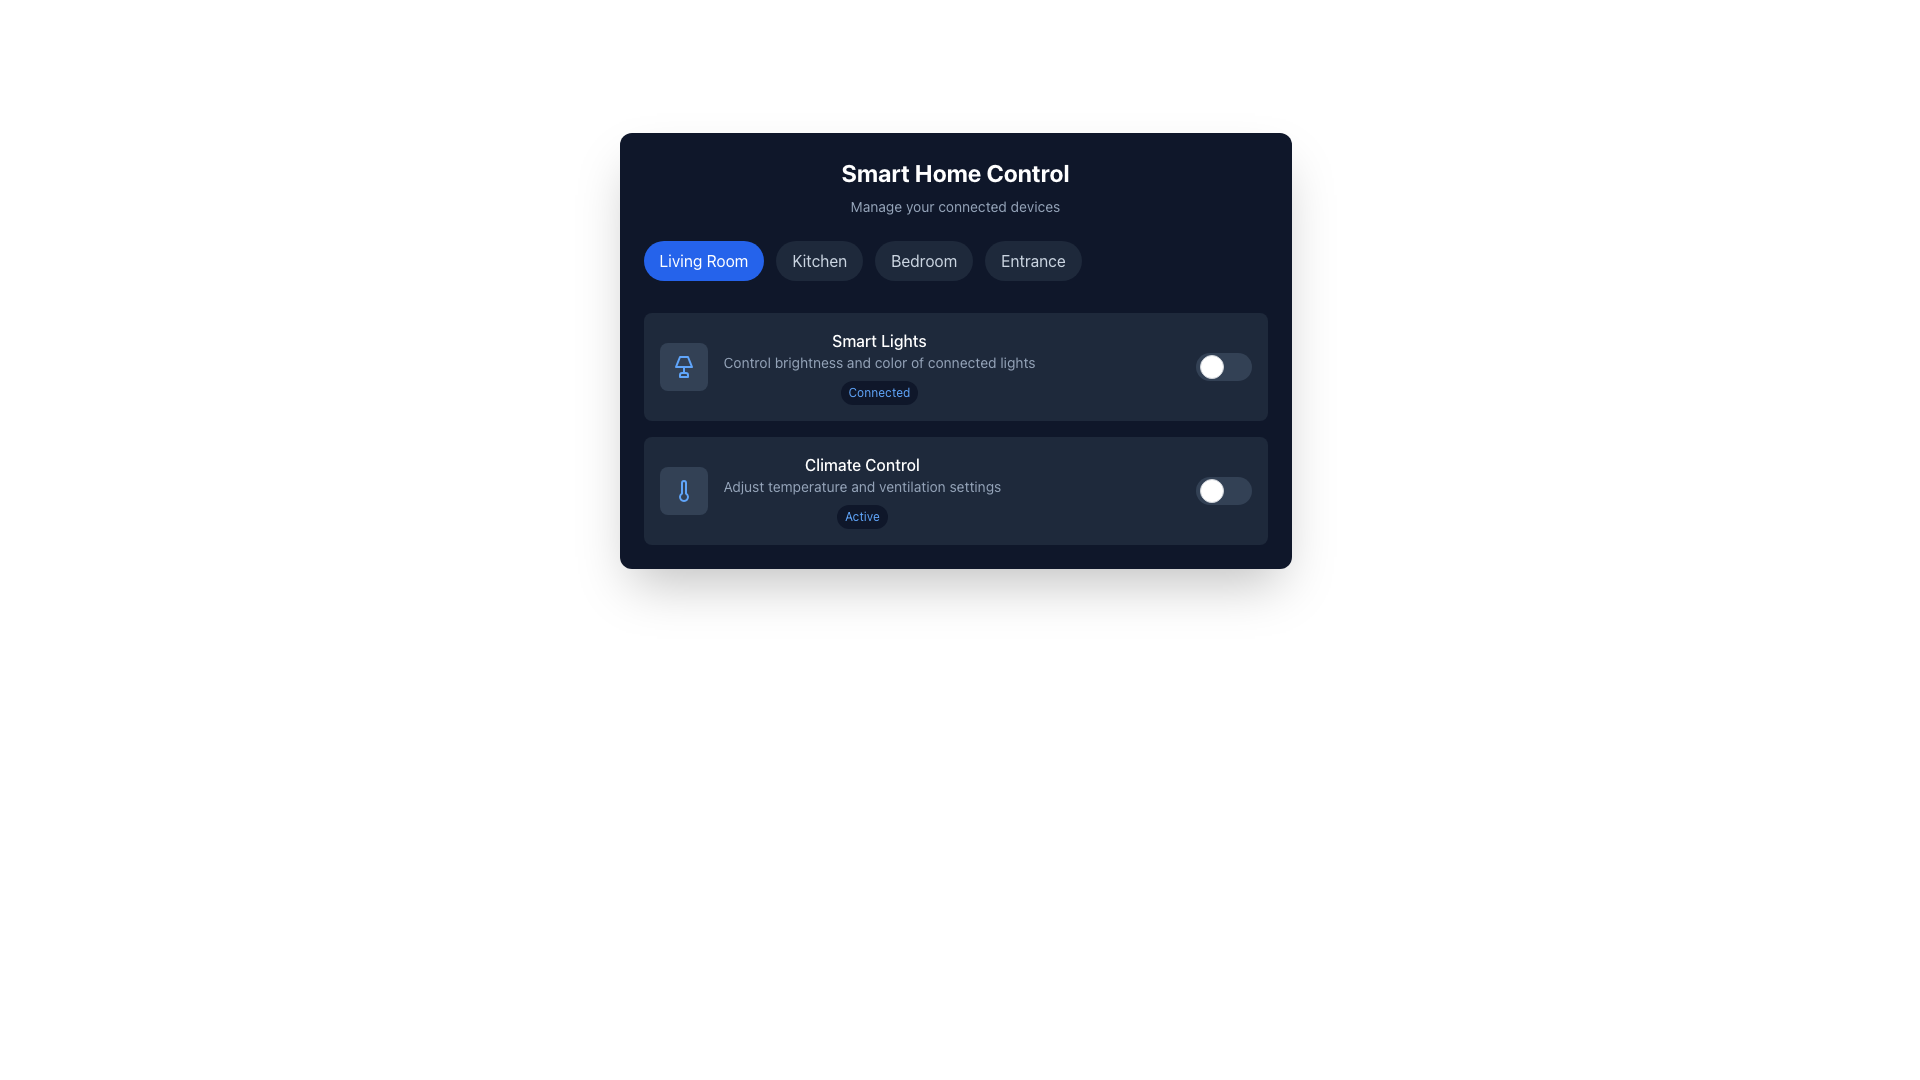 This screenshot has width=1920, height=1080. I want to click on information displayed in the 'Climate Control' informational panel, which includes the title, subtitle, and status badge, so click(862, 490).